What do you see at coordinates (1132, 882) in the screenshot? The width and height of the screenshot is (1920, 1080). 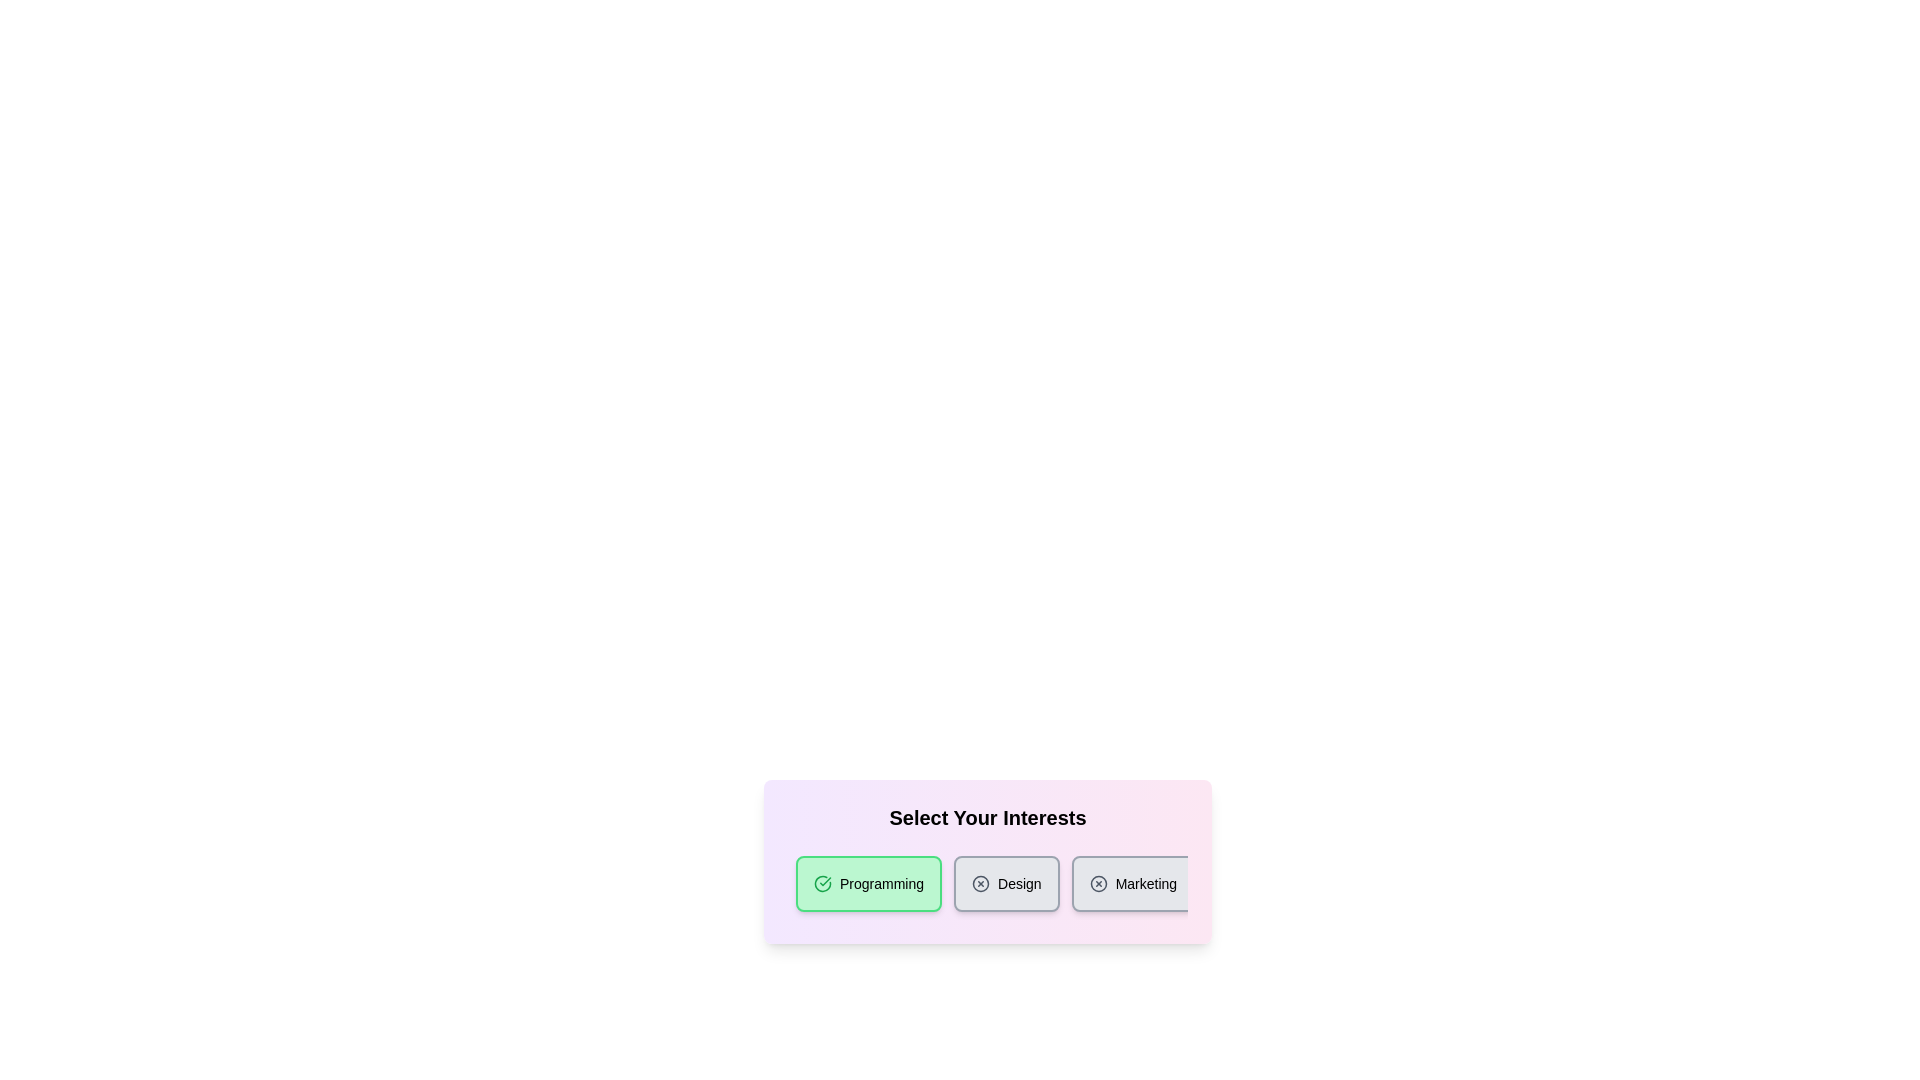 I see `the category chip labeled 'Marketing'` at bounding box center [1132, 882].